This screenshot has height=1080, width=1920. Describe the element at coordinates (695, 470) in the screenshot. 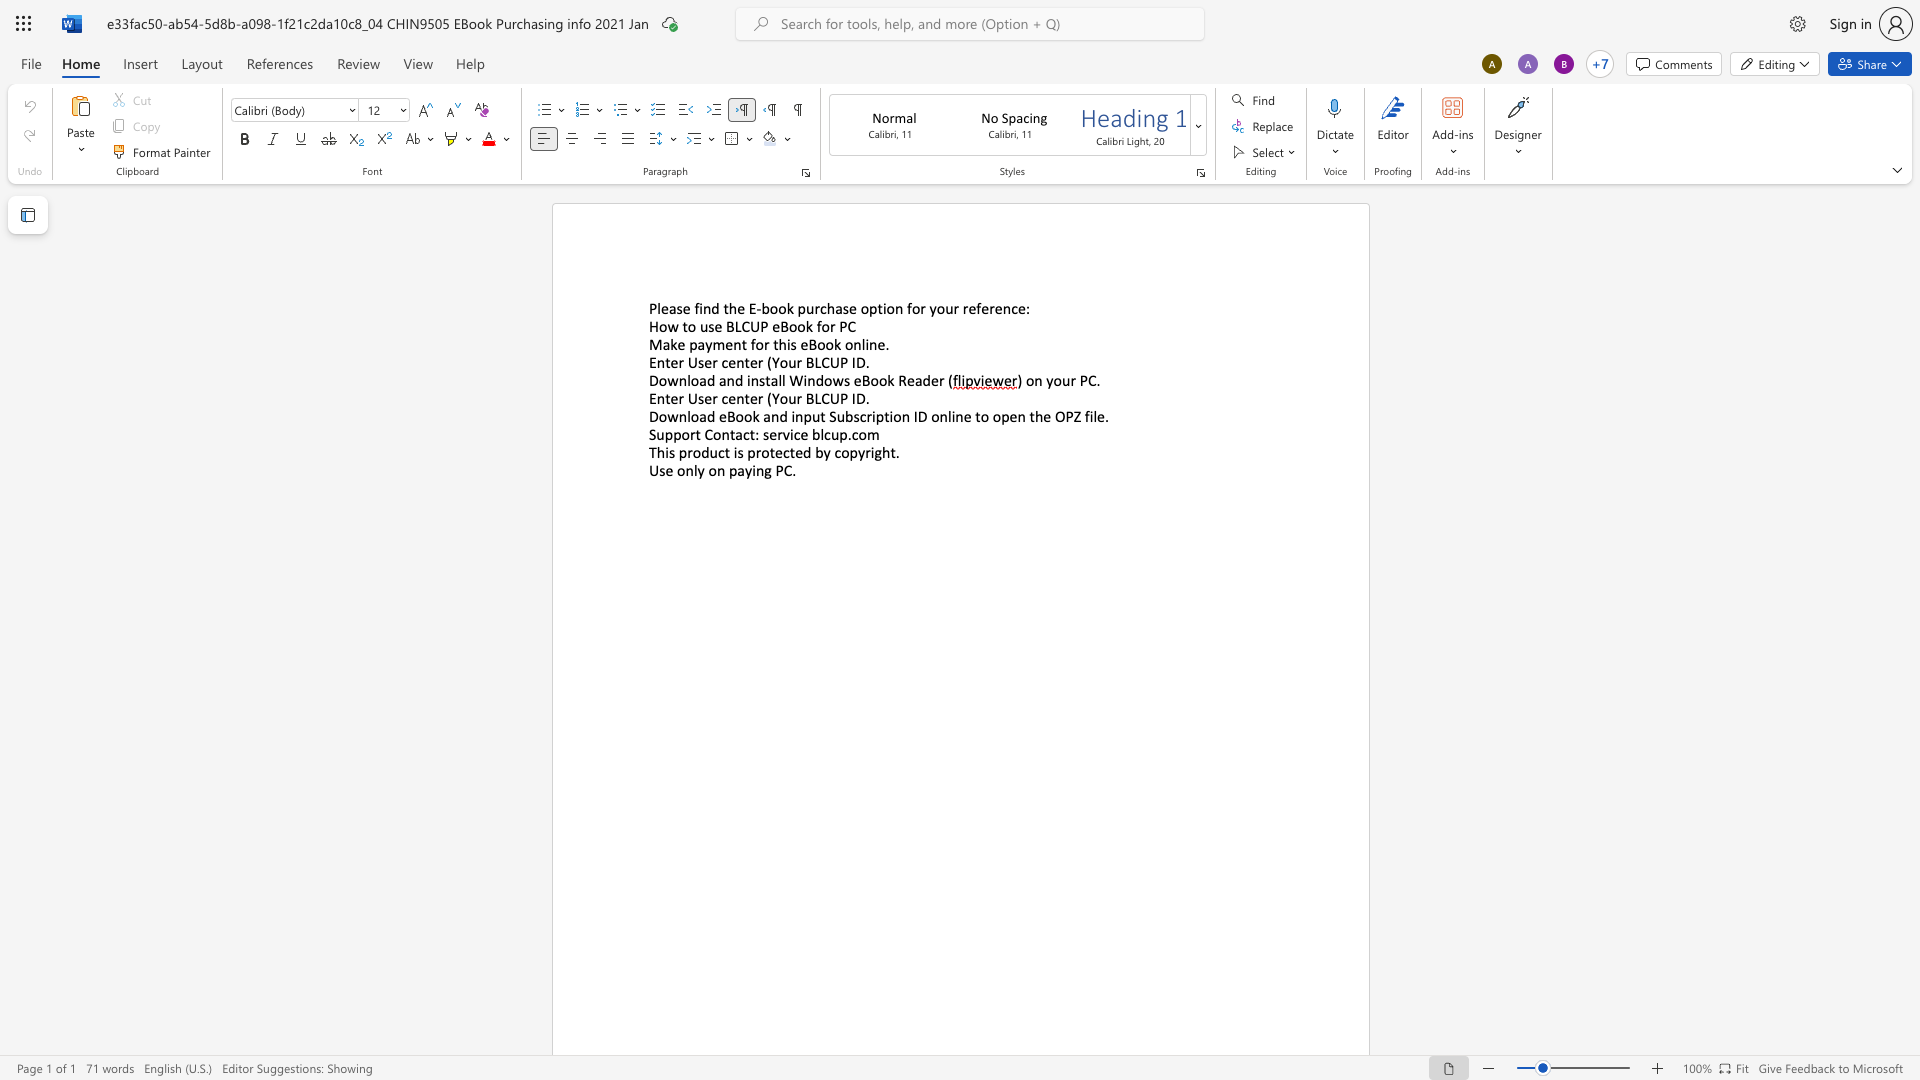

I see `the 1th character "l" in the text` at that location.